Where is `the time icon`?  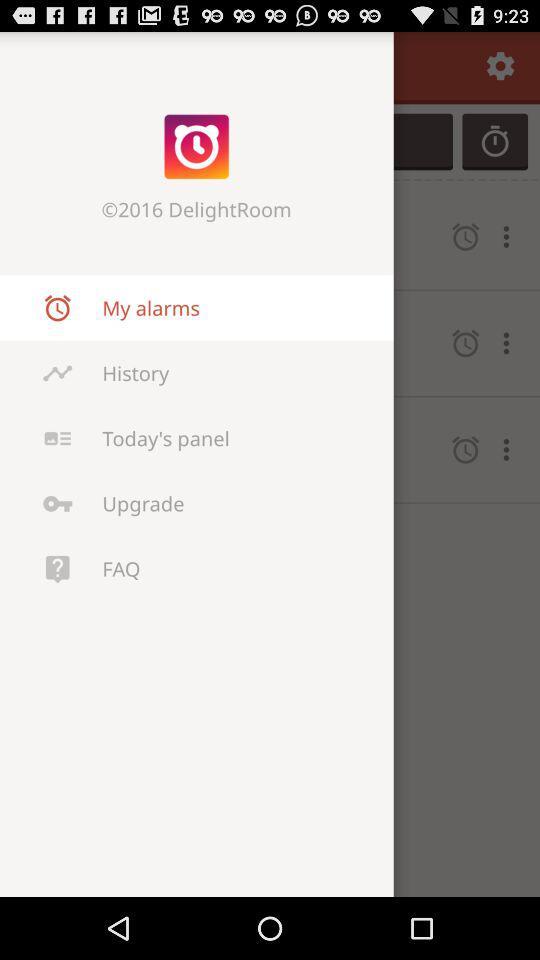
the time icon is located at coordinates (494, 150).